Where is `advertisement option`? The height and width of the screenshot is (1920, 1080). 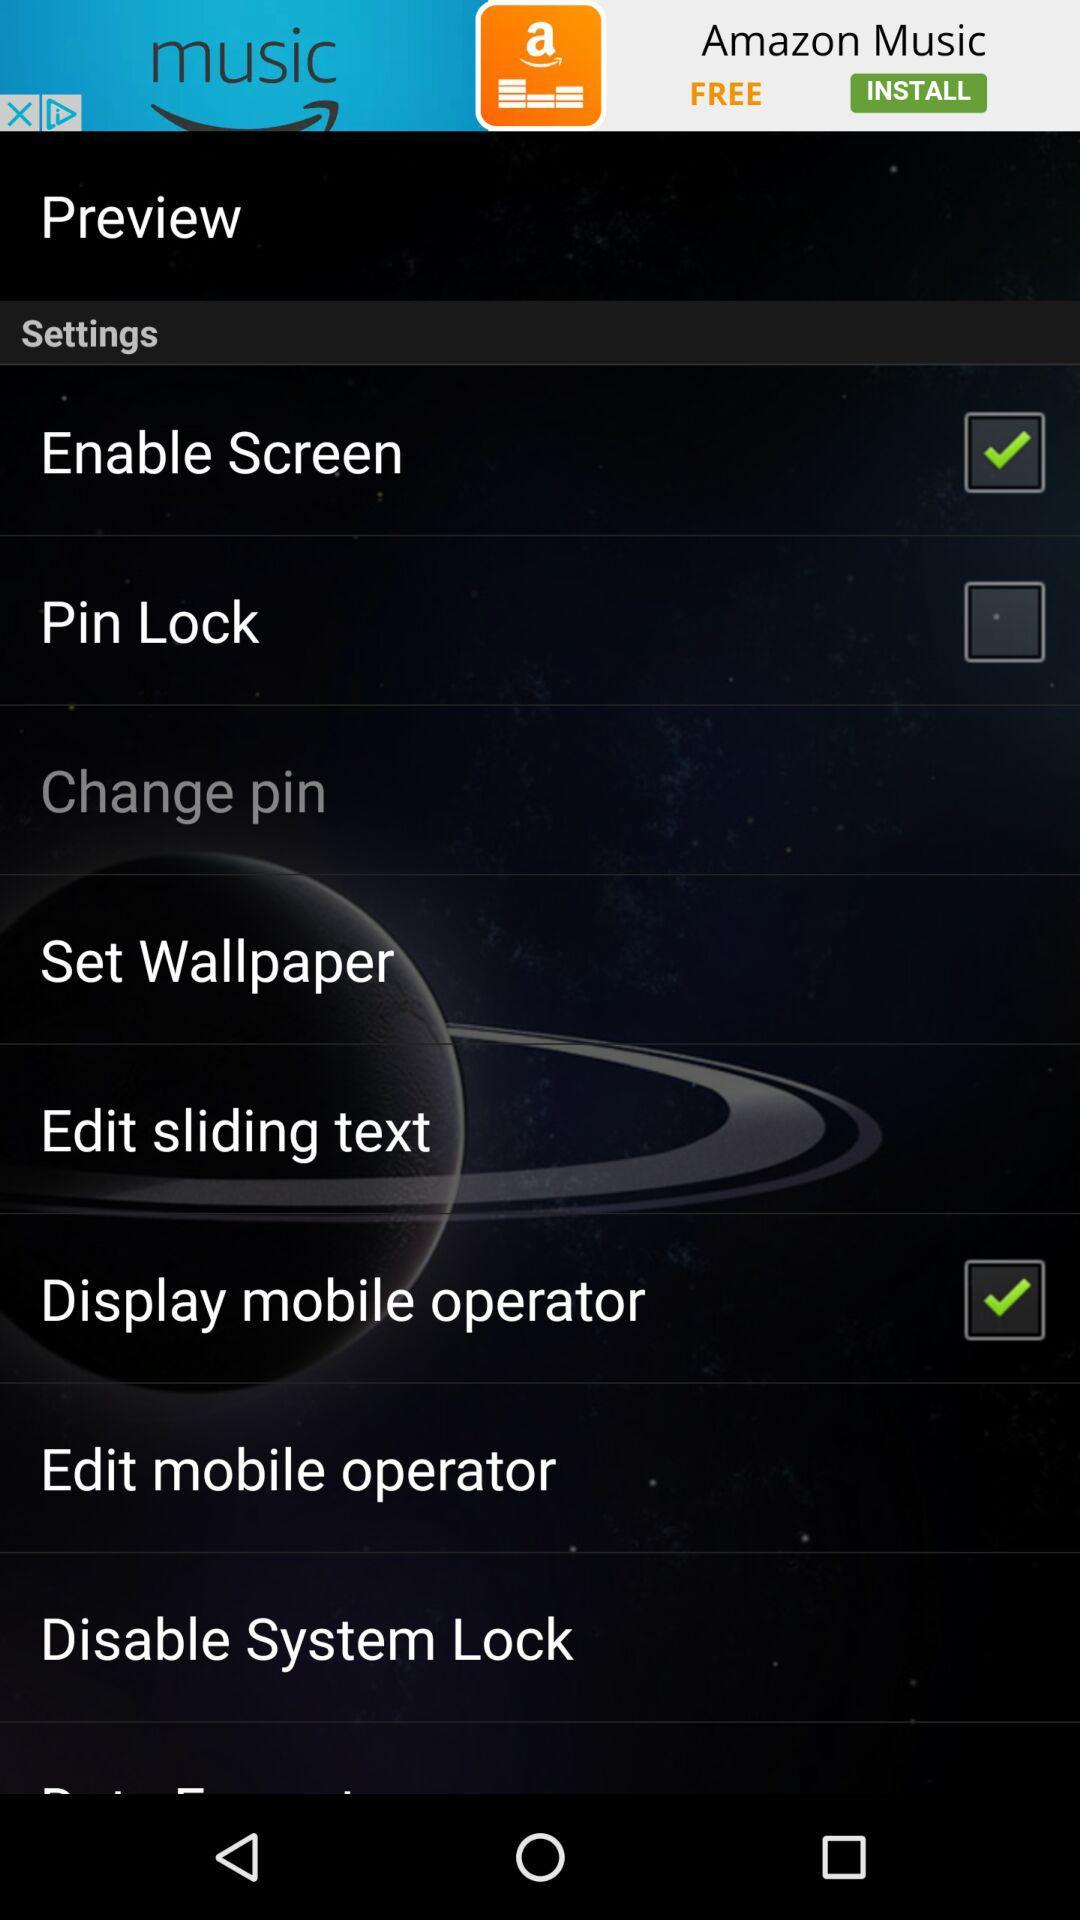 advertisement option is located at coordinates (540, 65).